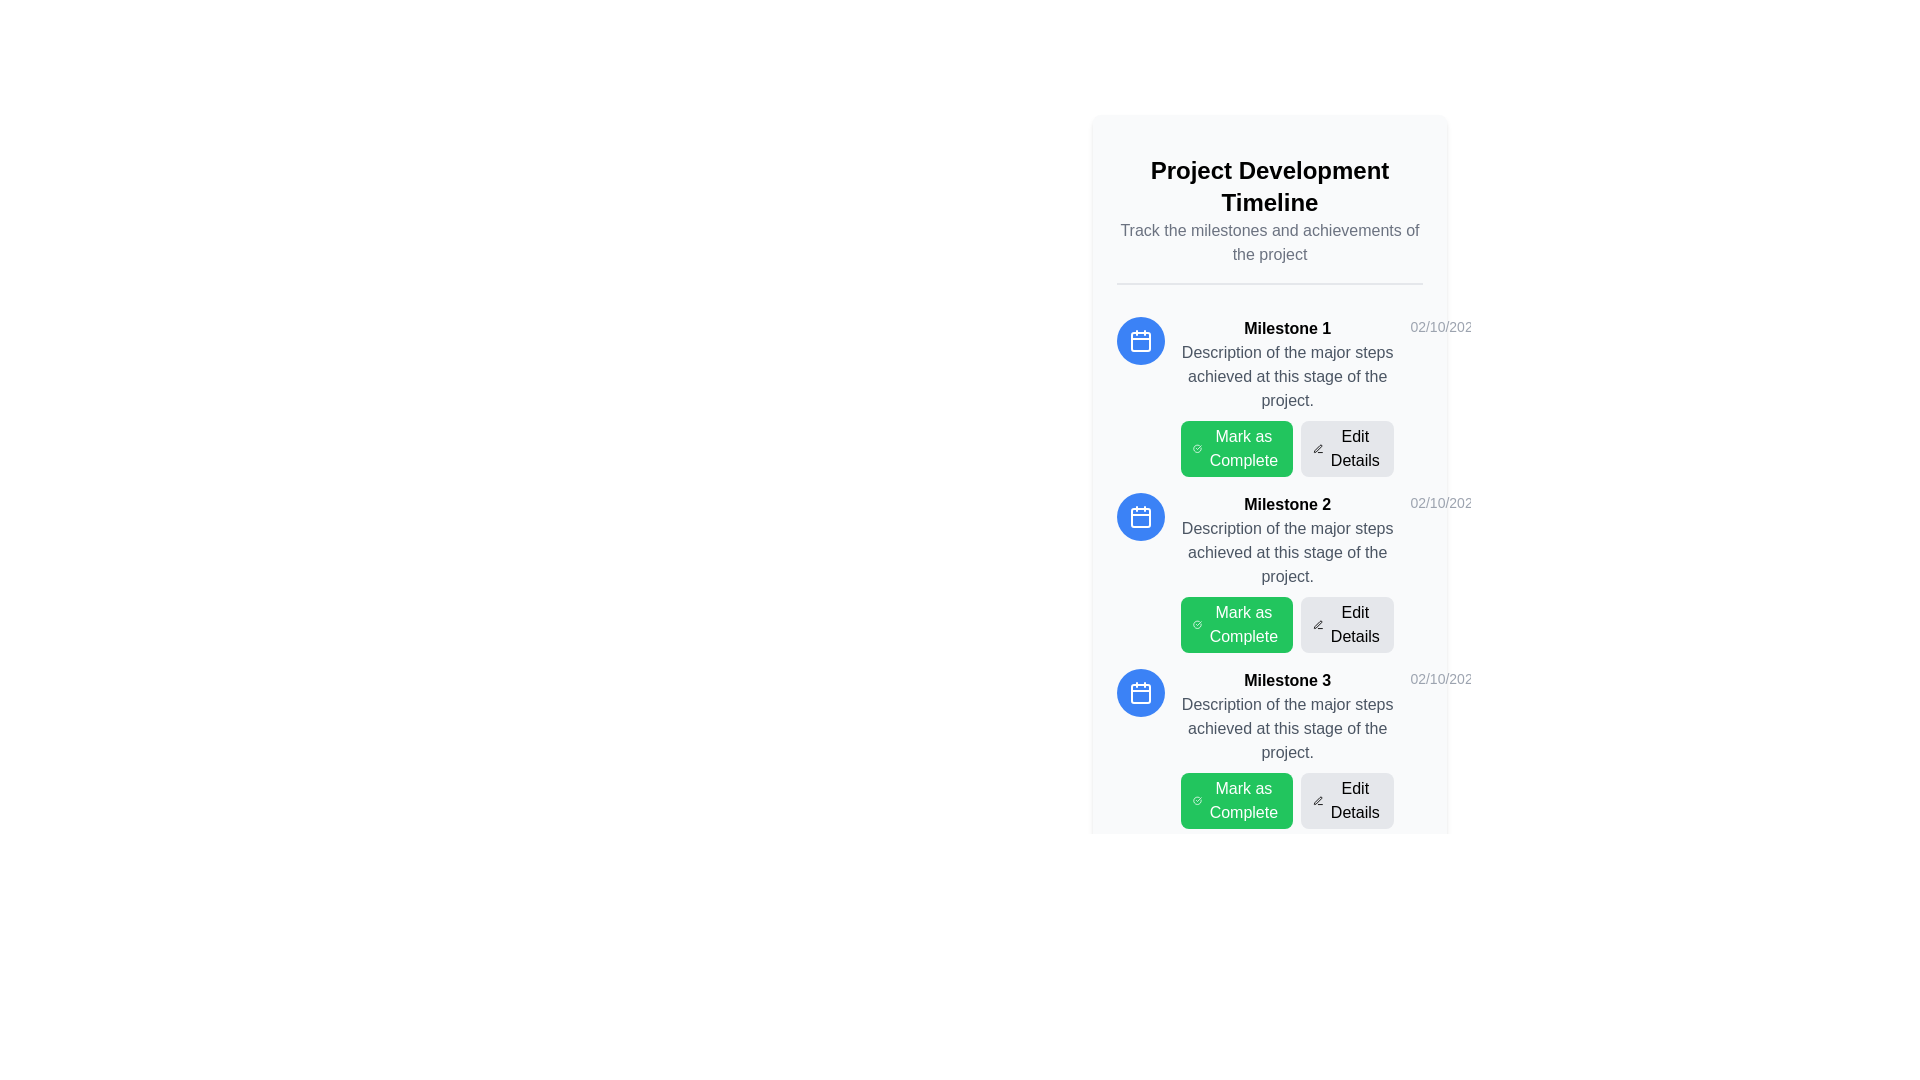 The image size is (1920, 1080). What do you see at coordinates (1236, 623) in the screenshot?
I see `the button under the second milestone to mark it as complete` at bounding box center [1236, 623].